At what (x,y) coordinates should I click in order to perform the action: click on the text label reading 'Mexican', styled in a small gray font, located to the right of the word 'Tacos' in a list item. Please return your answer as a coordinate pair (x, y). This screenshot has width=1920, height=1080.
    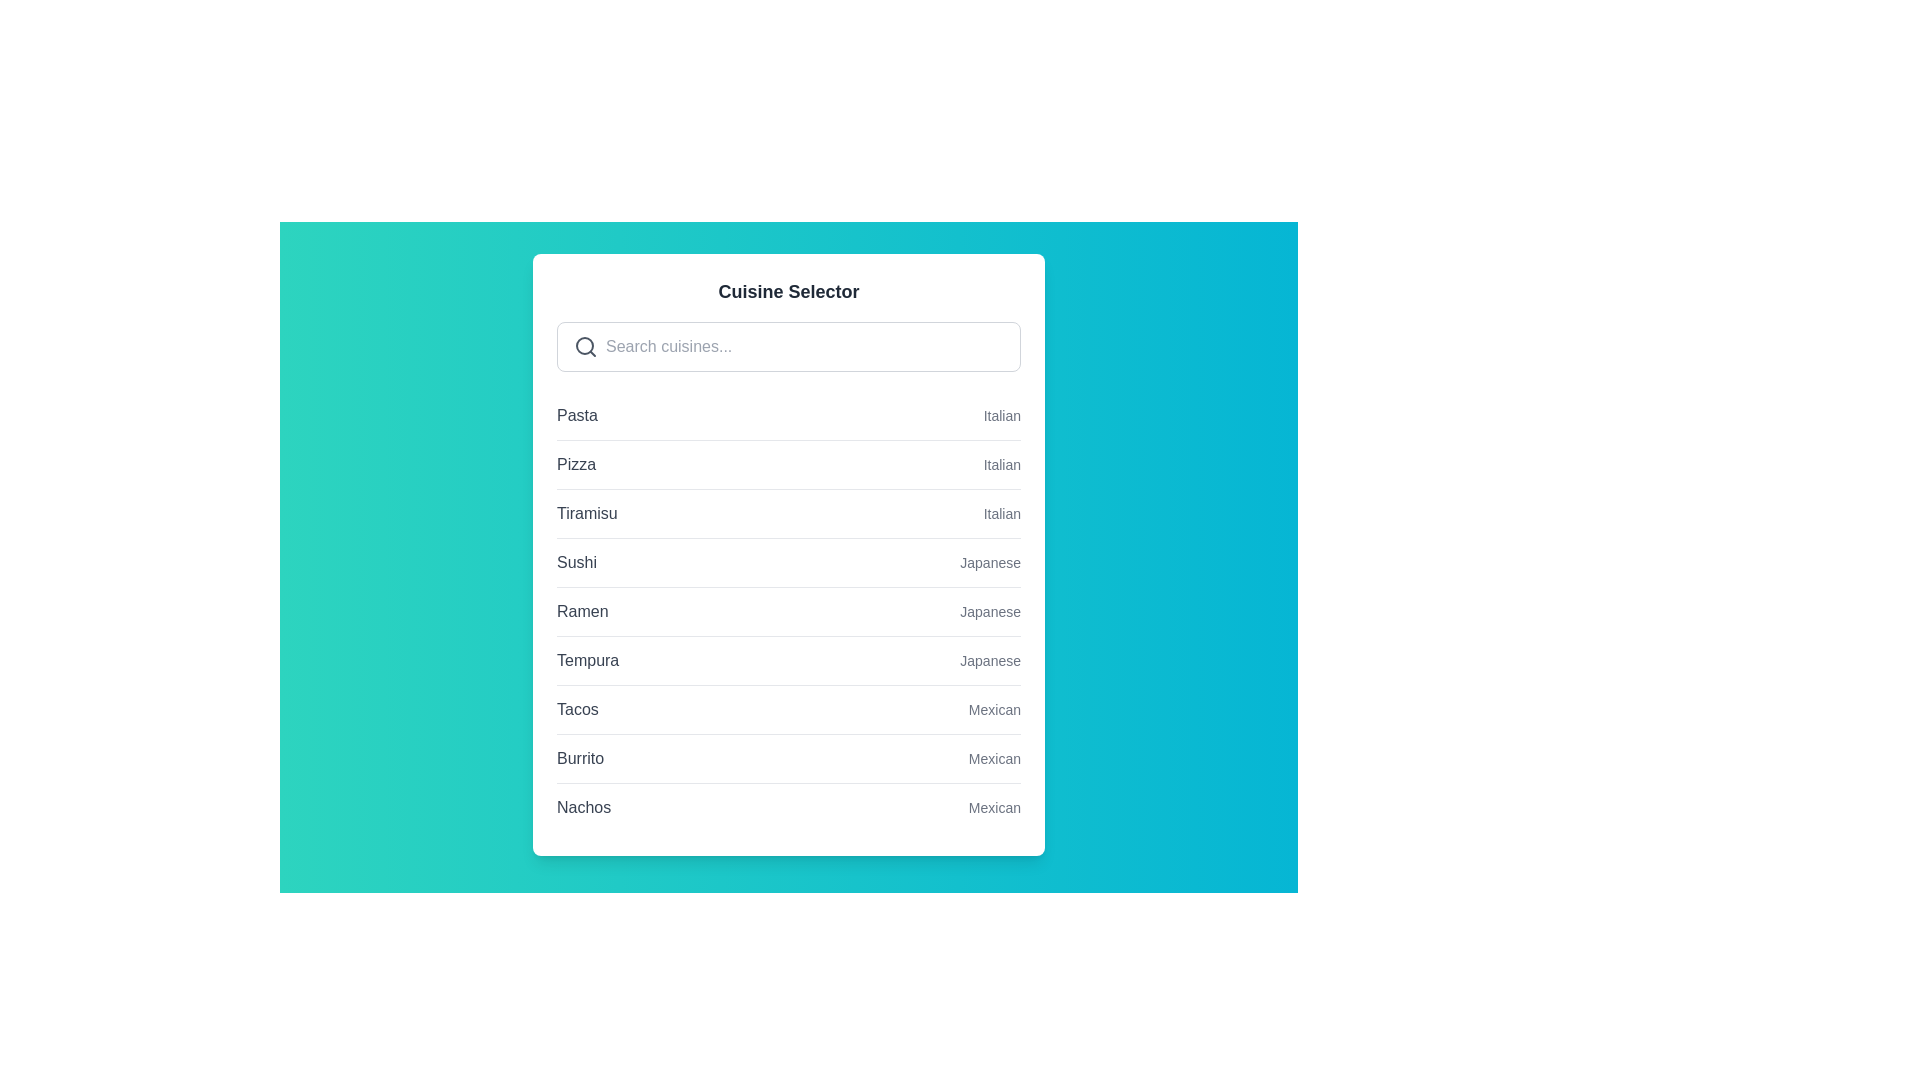
    Looking at the image, I should click on (994, 708).